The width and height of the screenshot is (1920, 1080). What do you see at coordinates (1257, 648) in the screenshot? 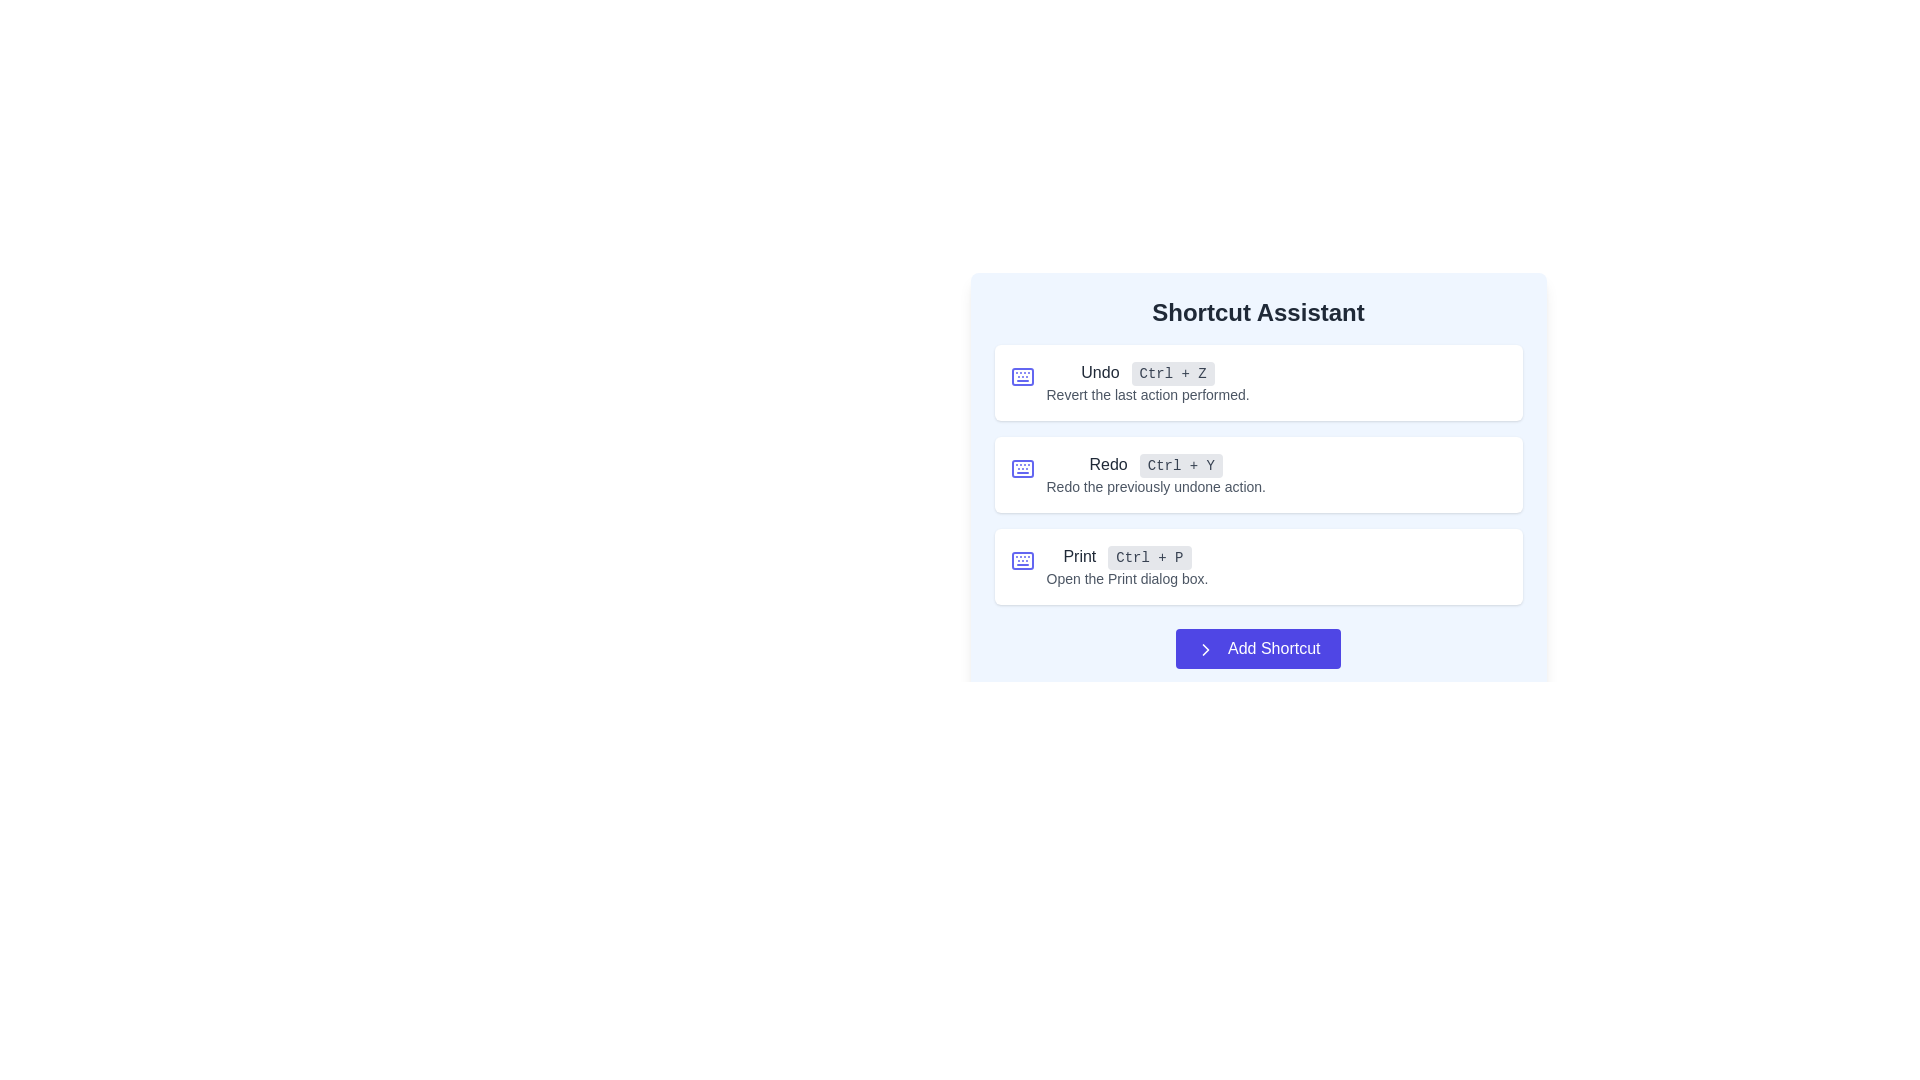
I see `the 'Add Shortcut' button` at bounding box center [1257, 648].